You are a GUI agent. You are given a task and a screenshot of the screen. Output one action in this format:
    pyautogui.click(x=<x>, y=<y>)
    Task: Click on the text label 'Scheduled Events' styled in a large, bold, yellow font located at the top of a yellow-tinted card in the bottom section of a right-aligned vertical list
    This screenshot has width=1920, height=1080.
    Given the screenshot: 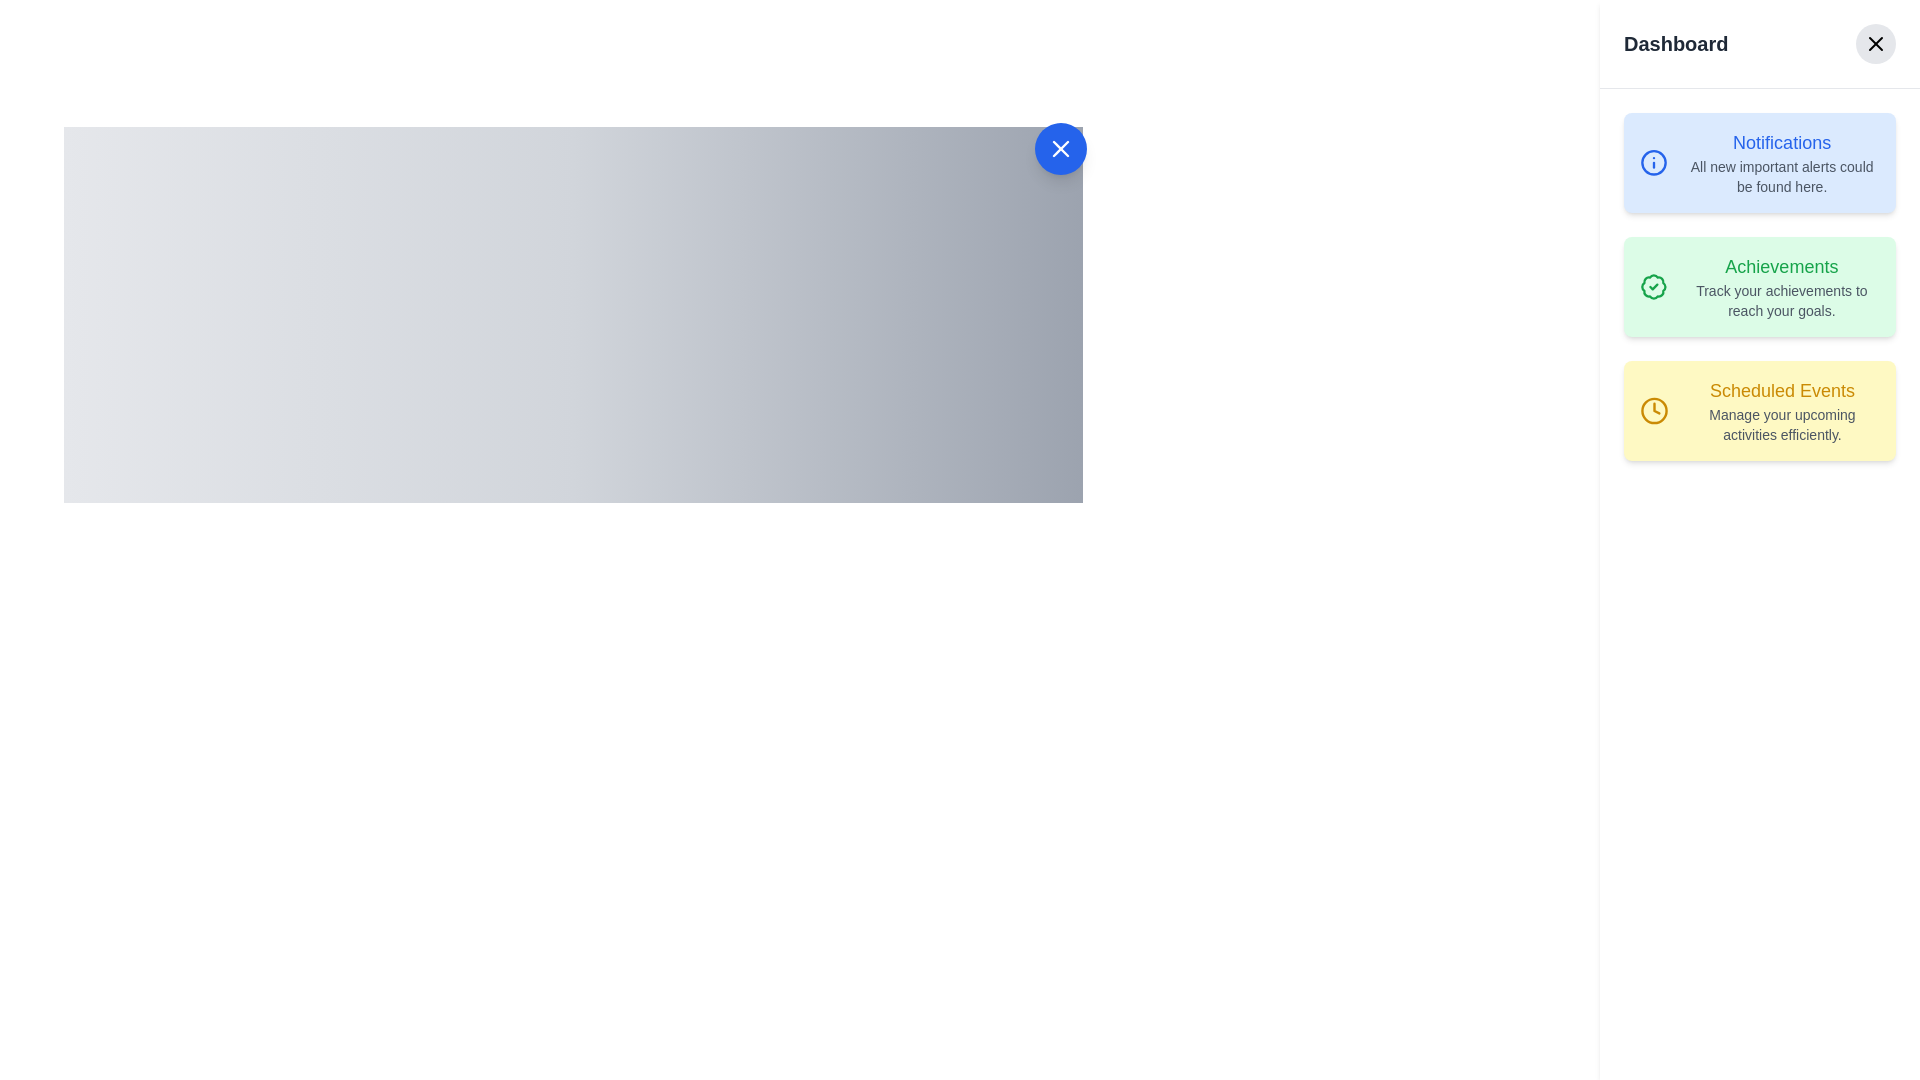 What is the action you would take?
    pyautogui.click(x=1782, y=390)
    